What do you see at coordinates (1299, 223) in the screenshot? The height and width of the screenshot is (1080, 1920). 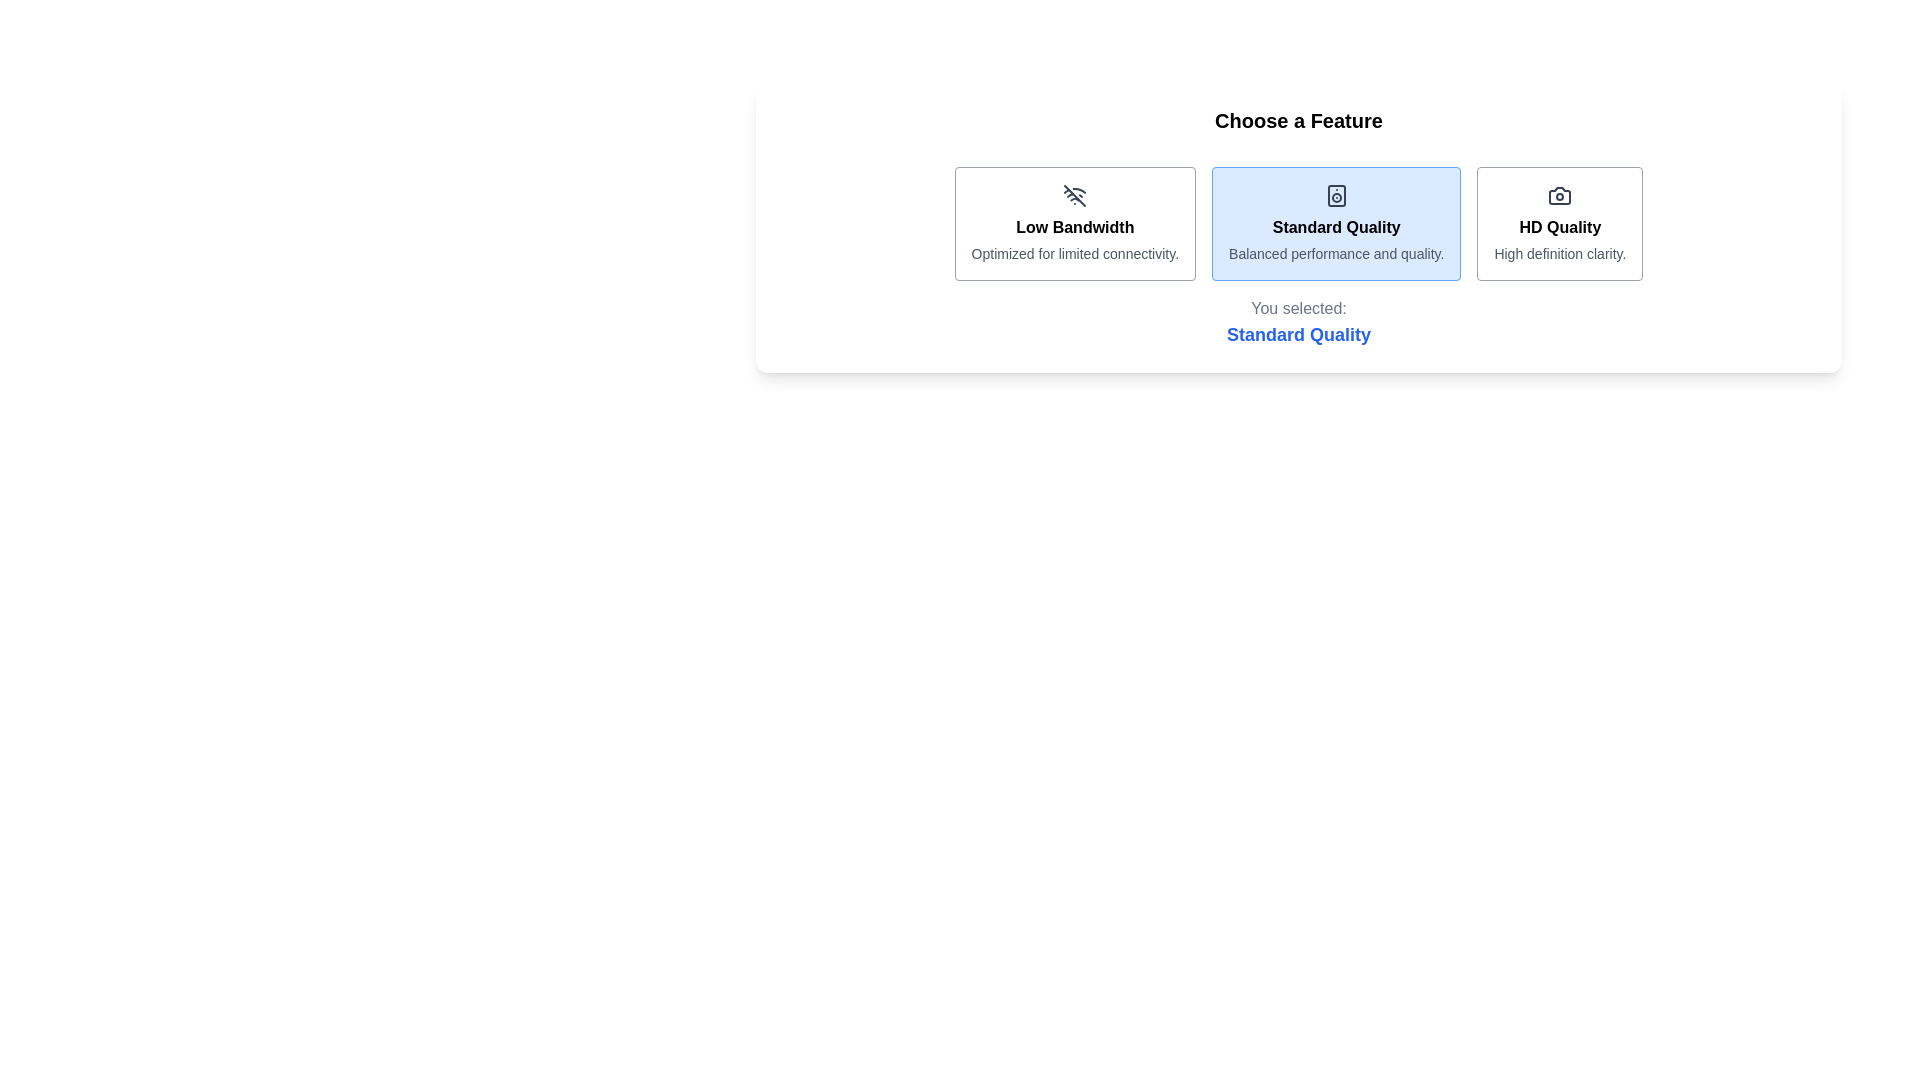 I see `the second selectable card in the row of three feature options` at bounding box center [1299, 223].